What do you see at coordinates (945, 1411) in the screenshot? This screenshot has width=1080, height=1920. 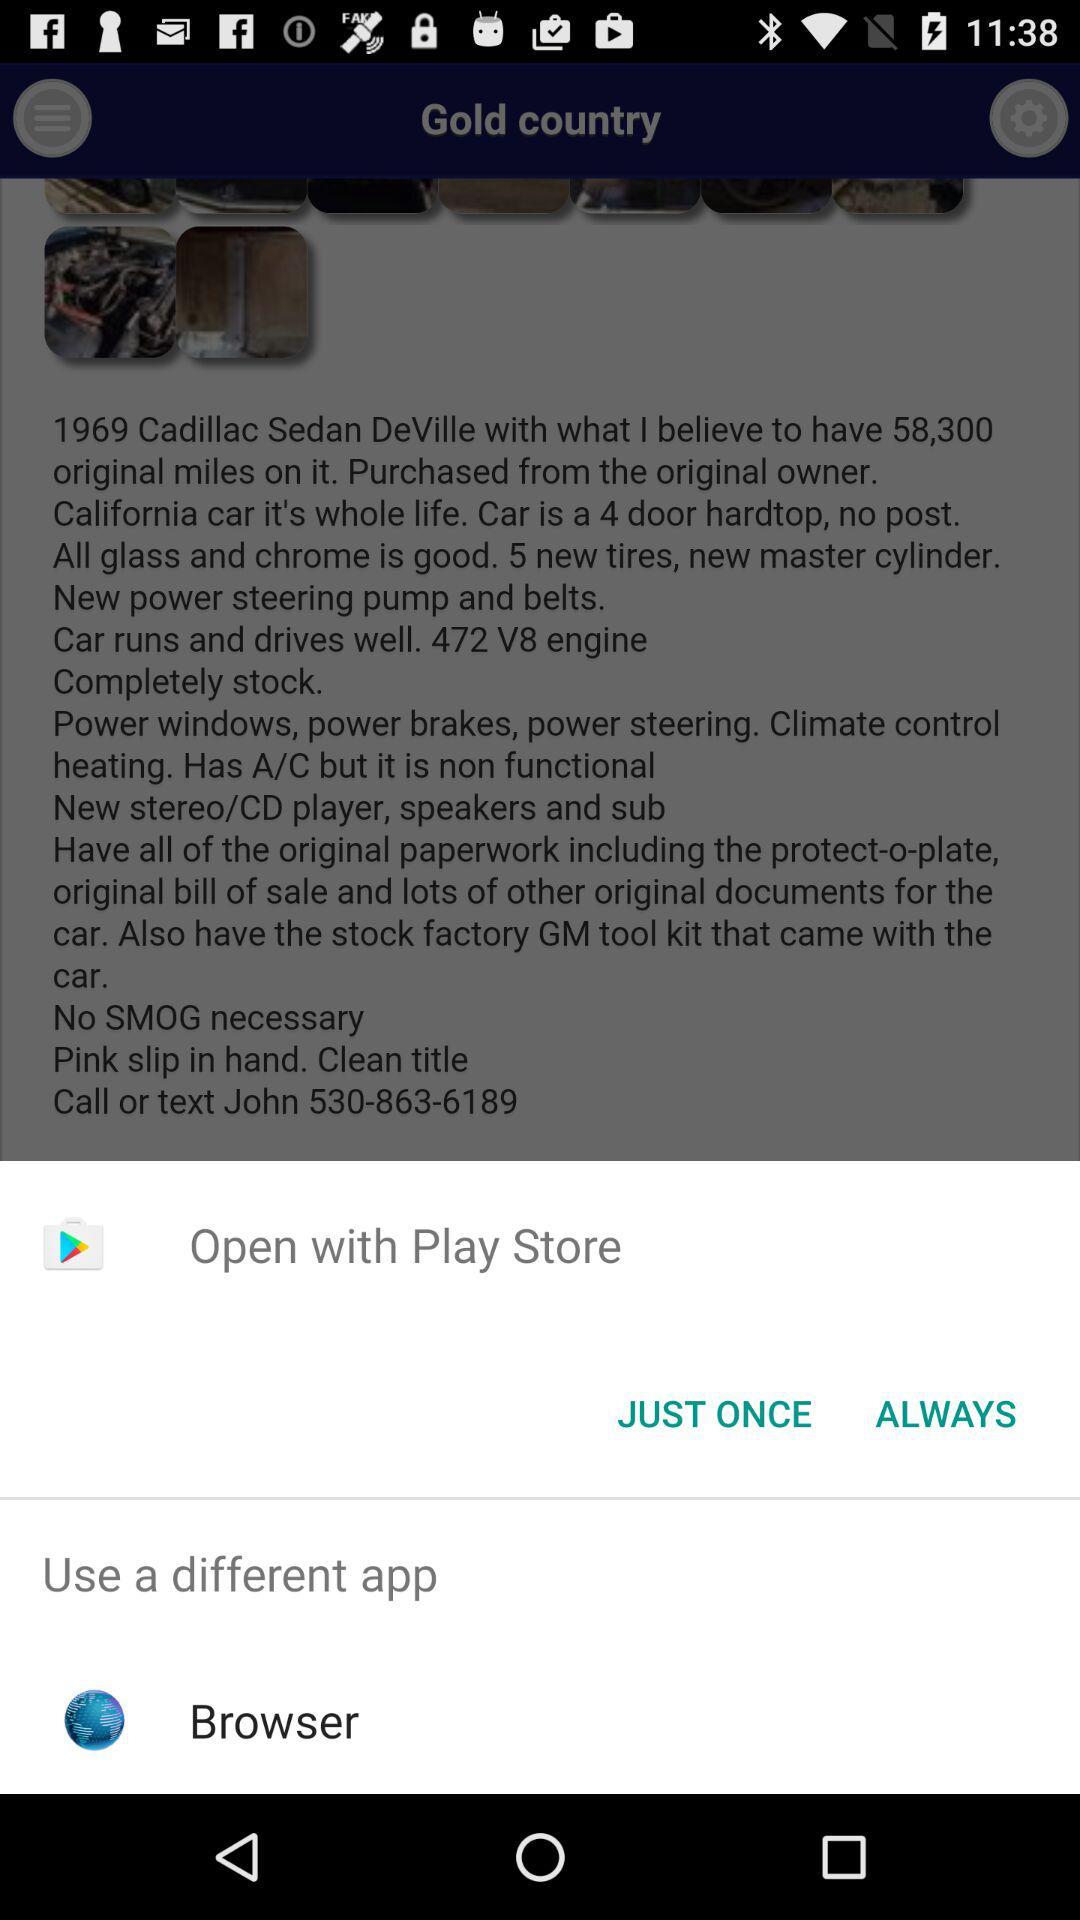 I see `the item to the right of just once icon` at bounding box center [945, 1411].